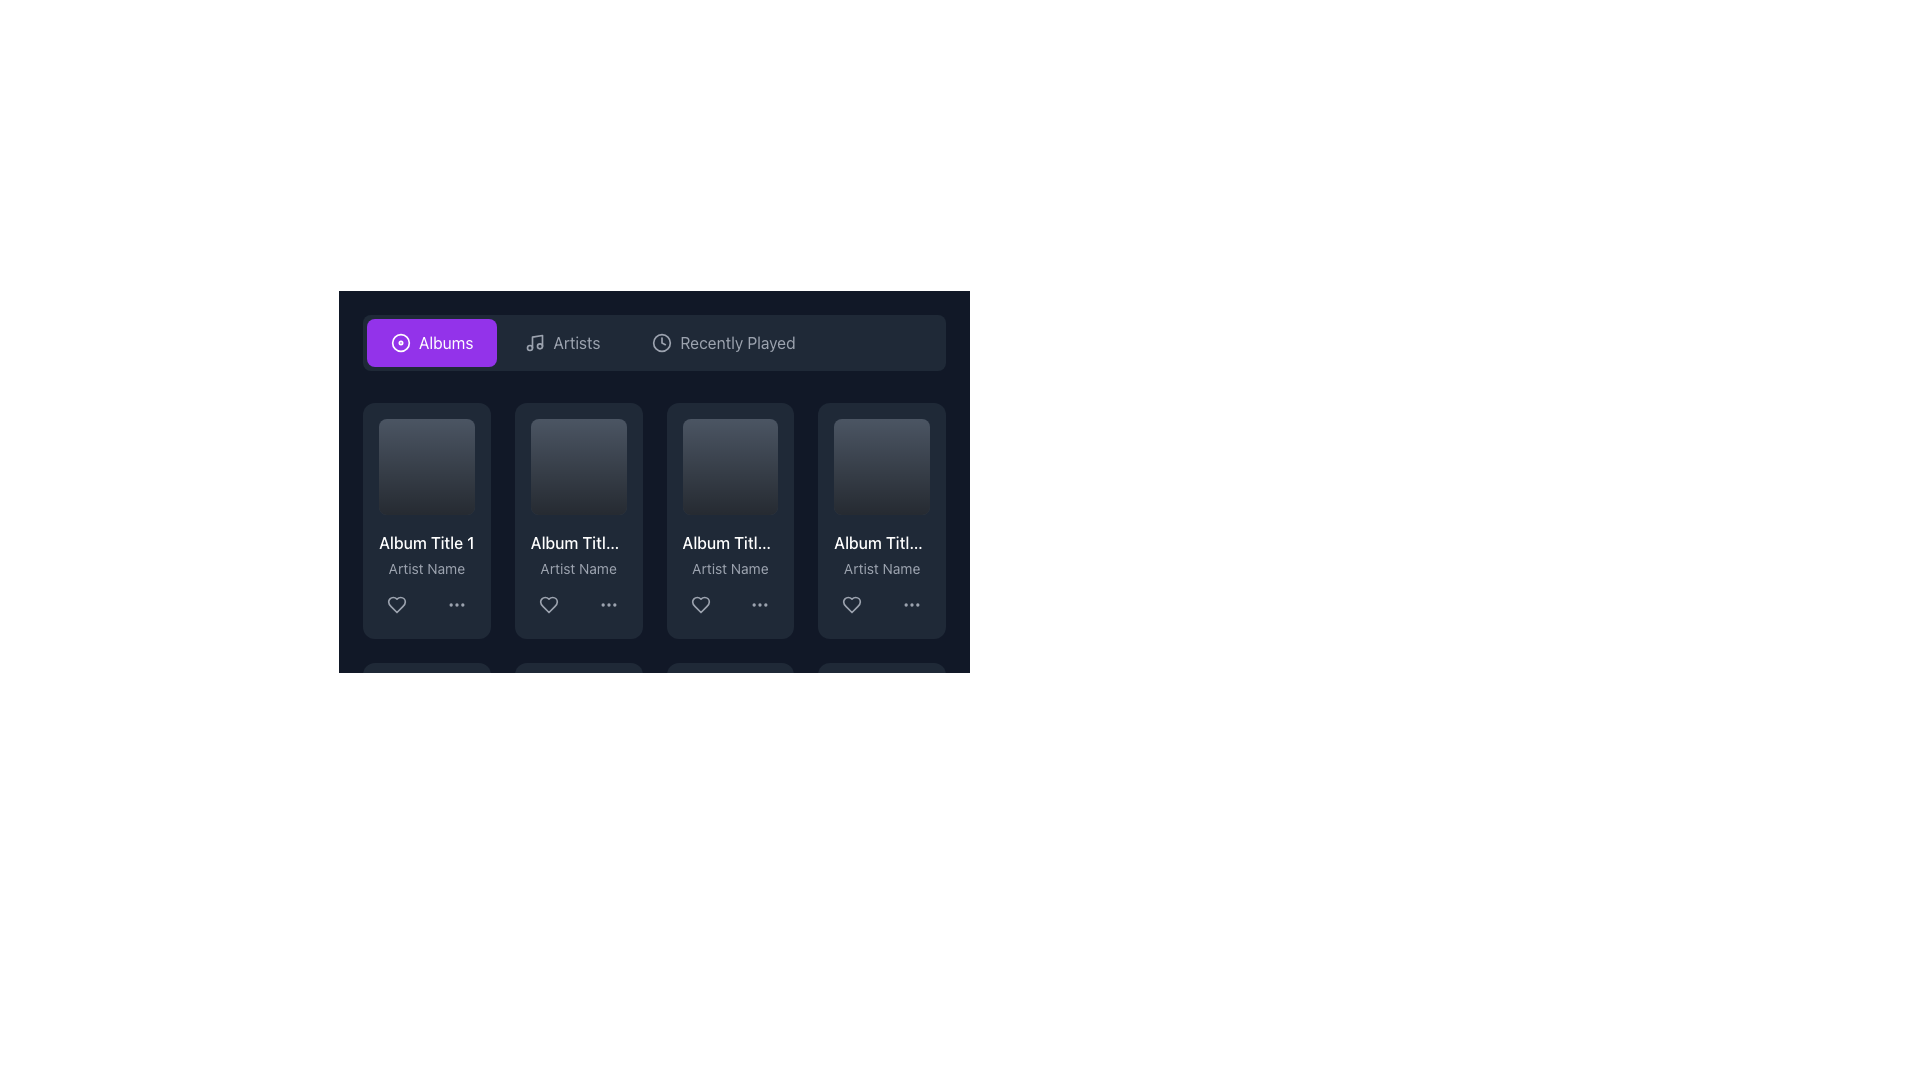 This screenshot has width=1920, height=1080. Describe the element at coordinates (397, 603) in the screenshot. I see `the heart icon button located beneath the first album item titled 'Album Title 1'` at that location.